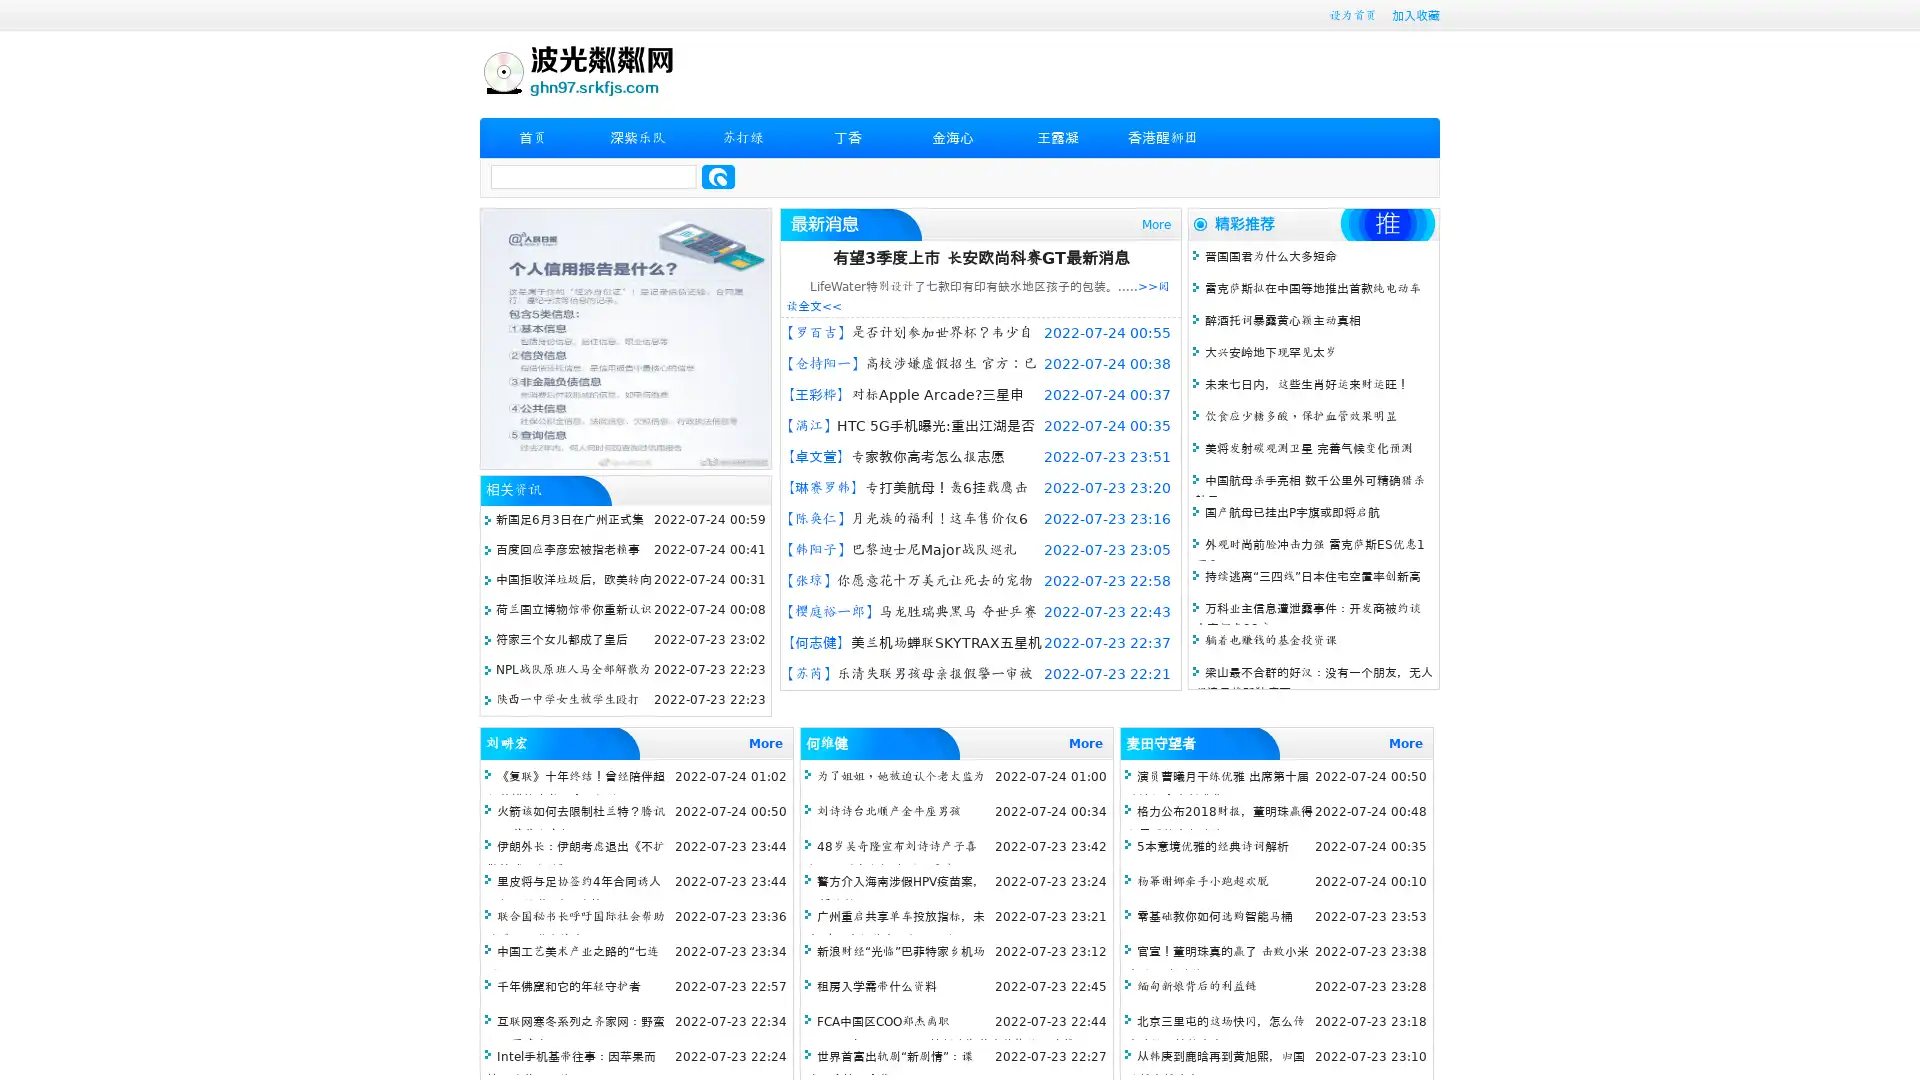 This screenshot has width=1920, height=1080. What do you see at coordinates (718, 176) in the screenshot?
I see `Search` at bounding box center [718, 176].